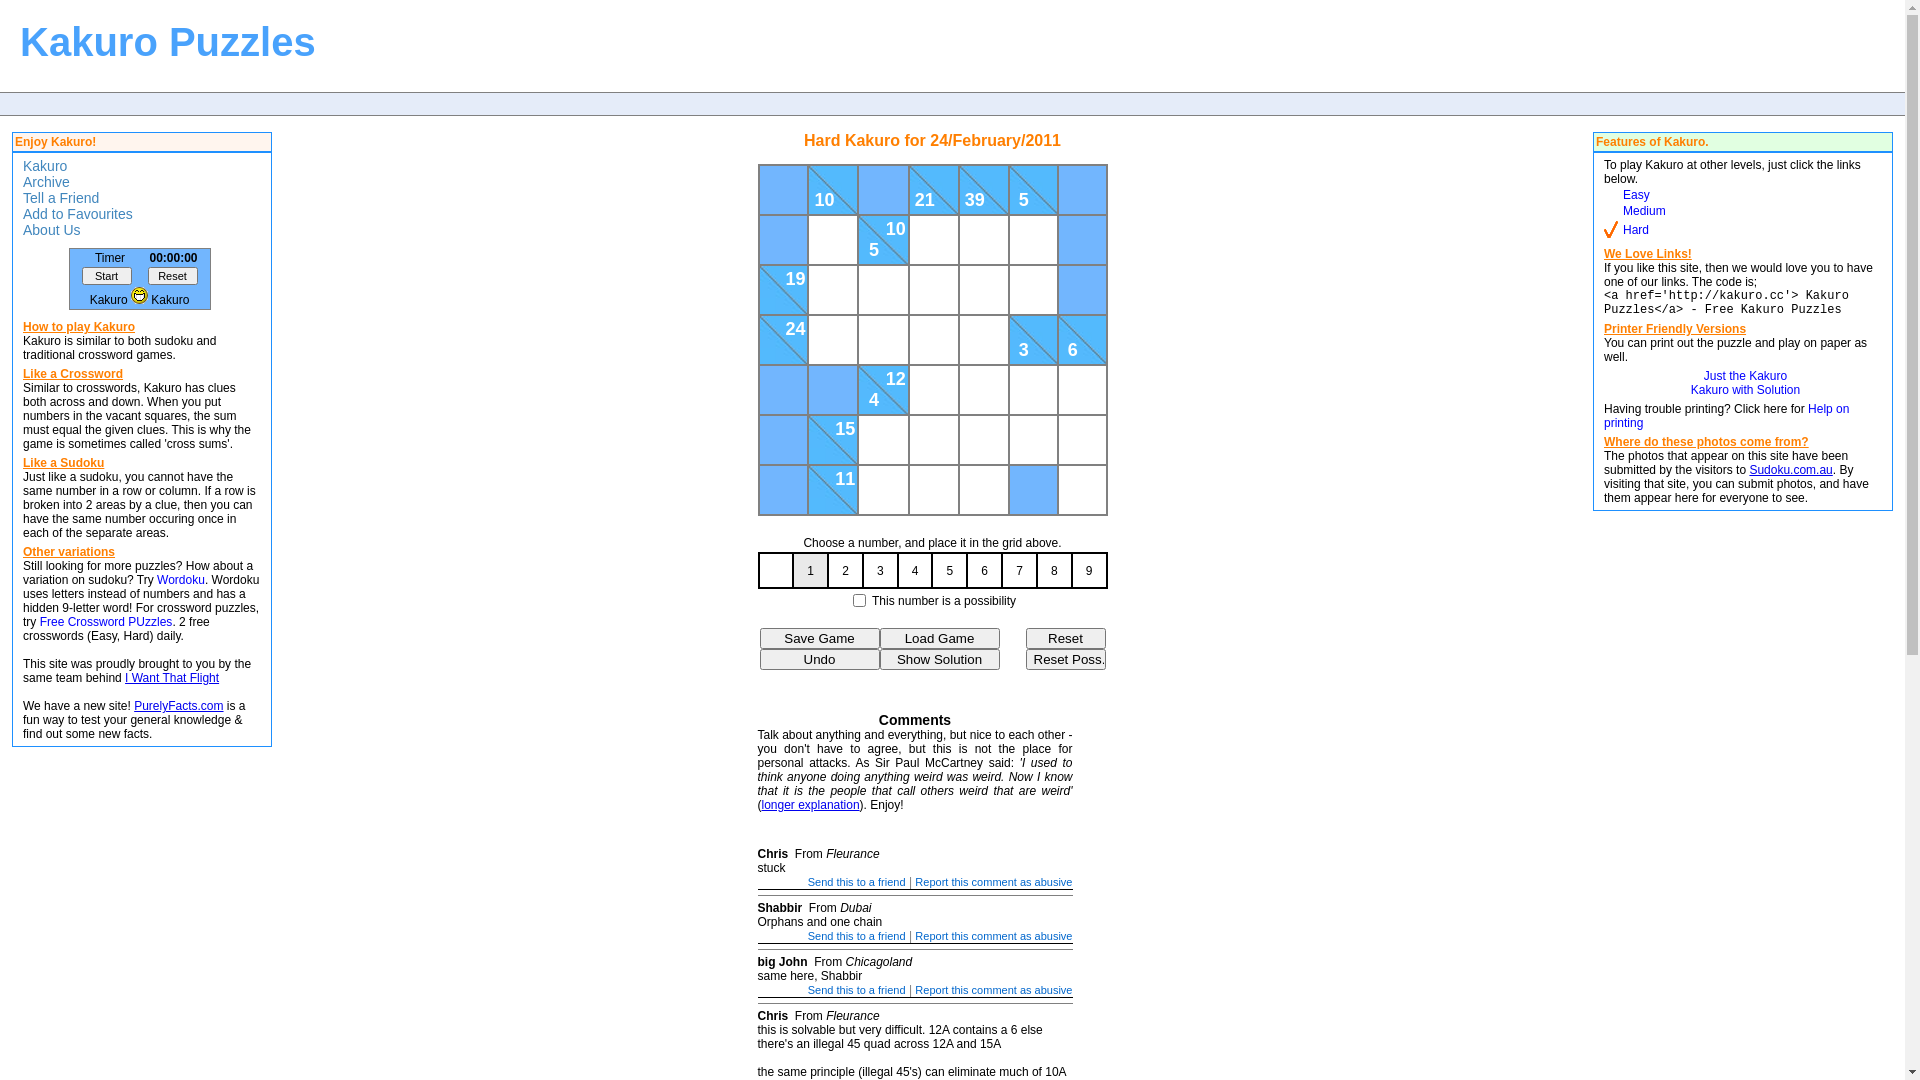  What do you see at coordinates (1725, 415) in the screenshot?
I see `'Help on printing'` at bounding box center [1725, 415].